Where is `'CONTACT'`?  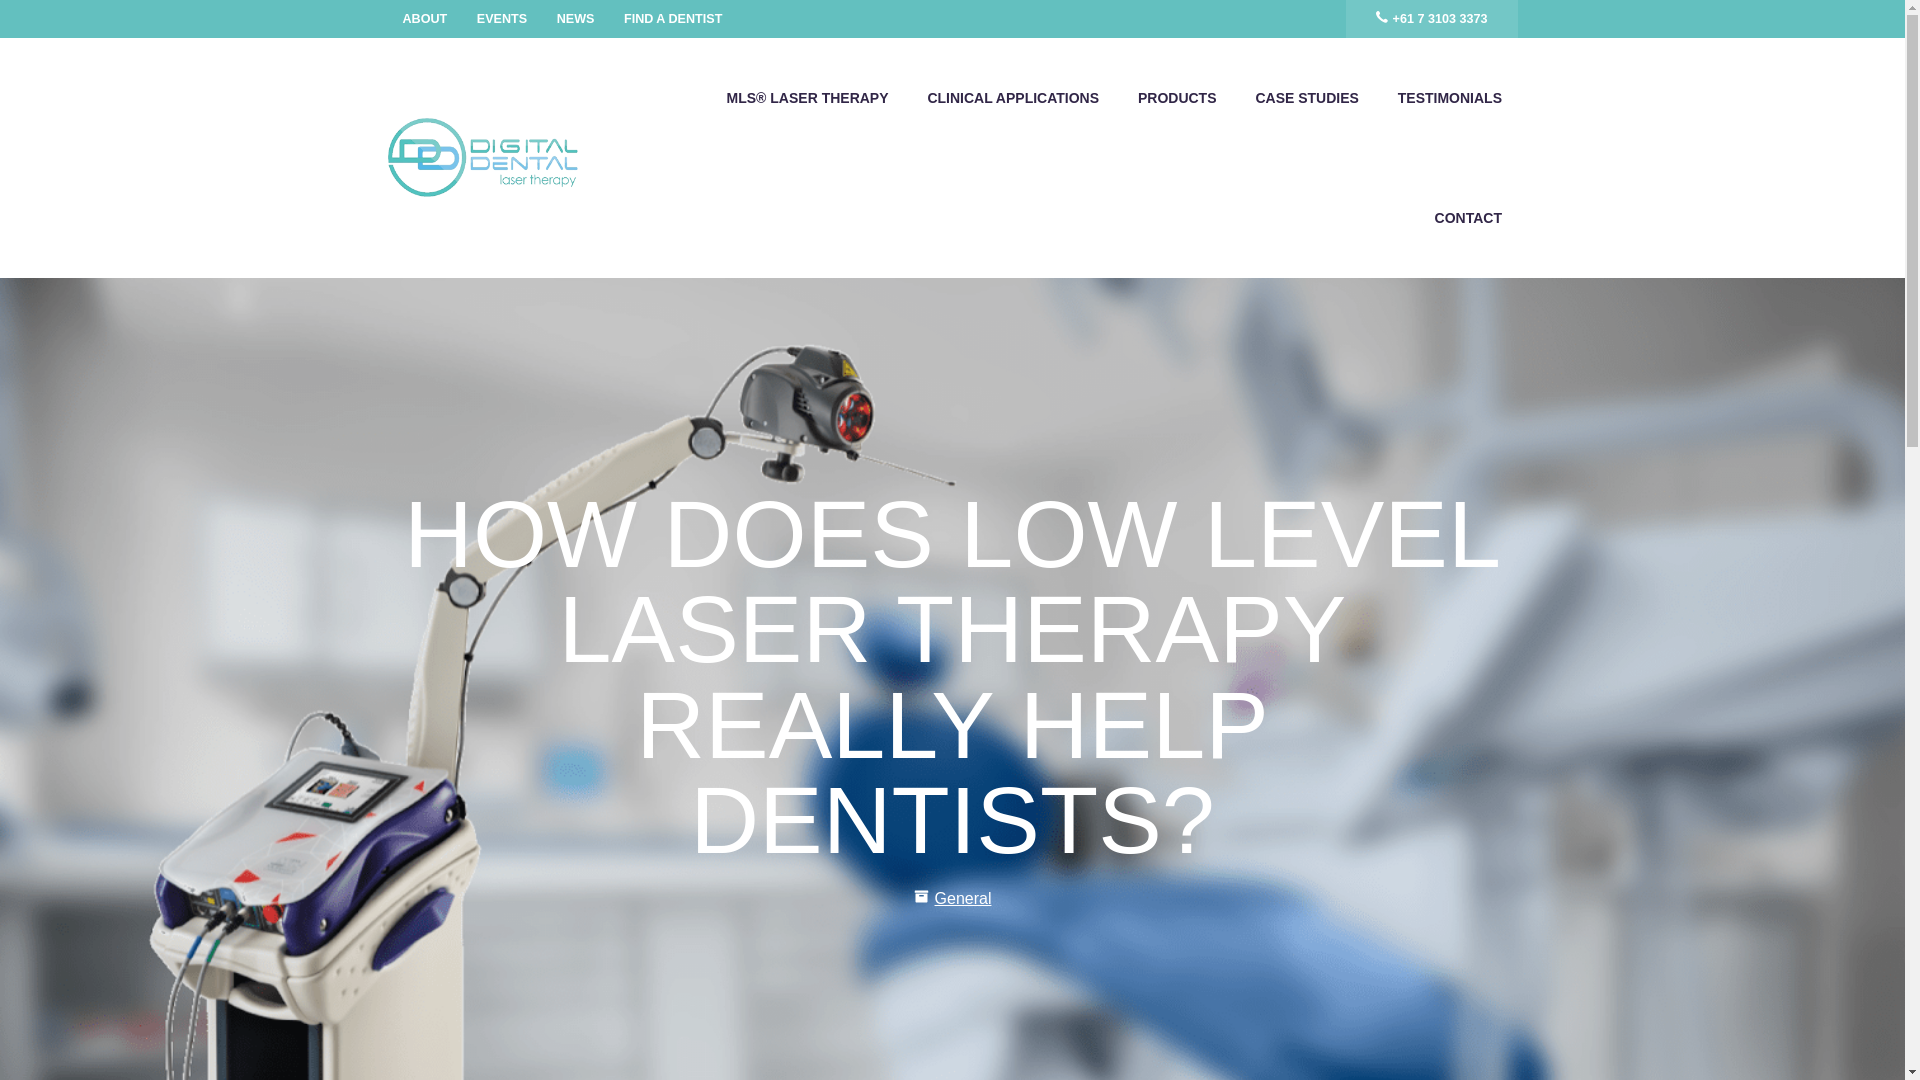
'CONTACT' is located at coordinates (1468, 218).